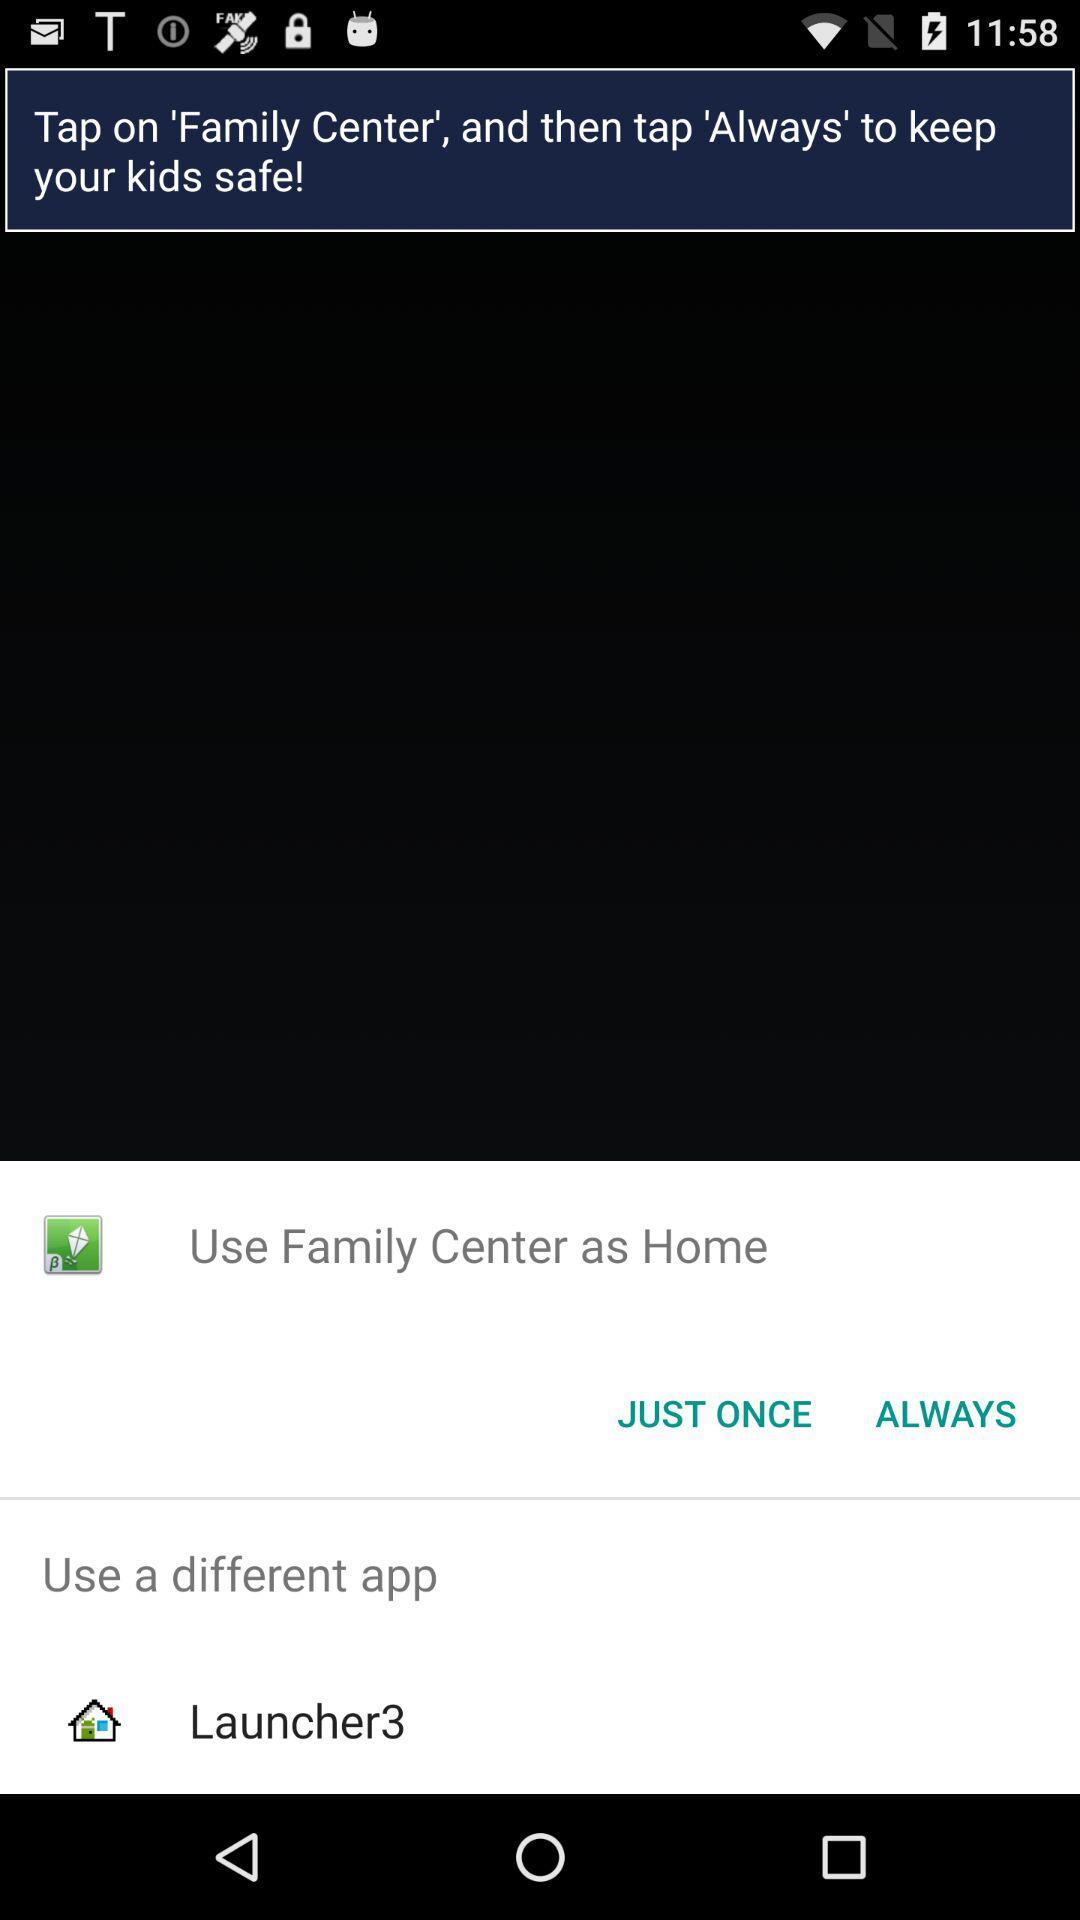 This screenshot has height=1920, width=1080. Describe the element at coordinates (945, 1411) in the screenshot. I see `item at the bottom right corner` at that location.